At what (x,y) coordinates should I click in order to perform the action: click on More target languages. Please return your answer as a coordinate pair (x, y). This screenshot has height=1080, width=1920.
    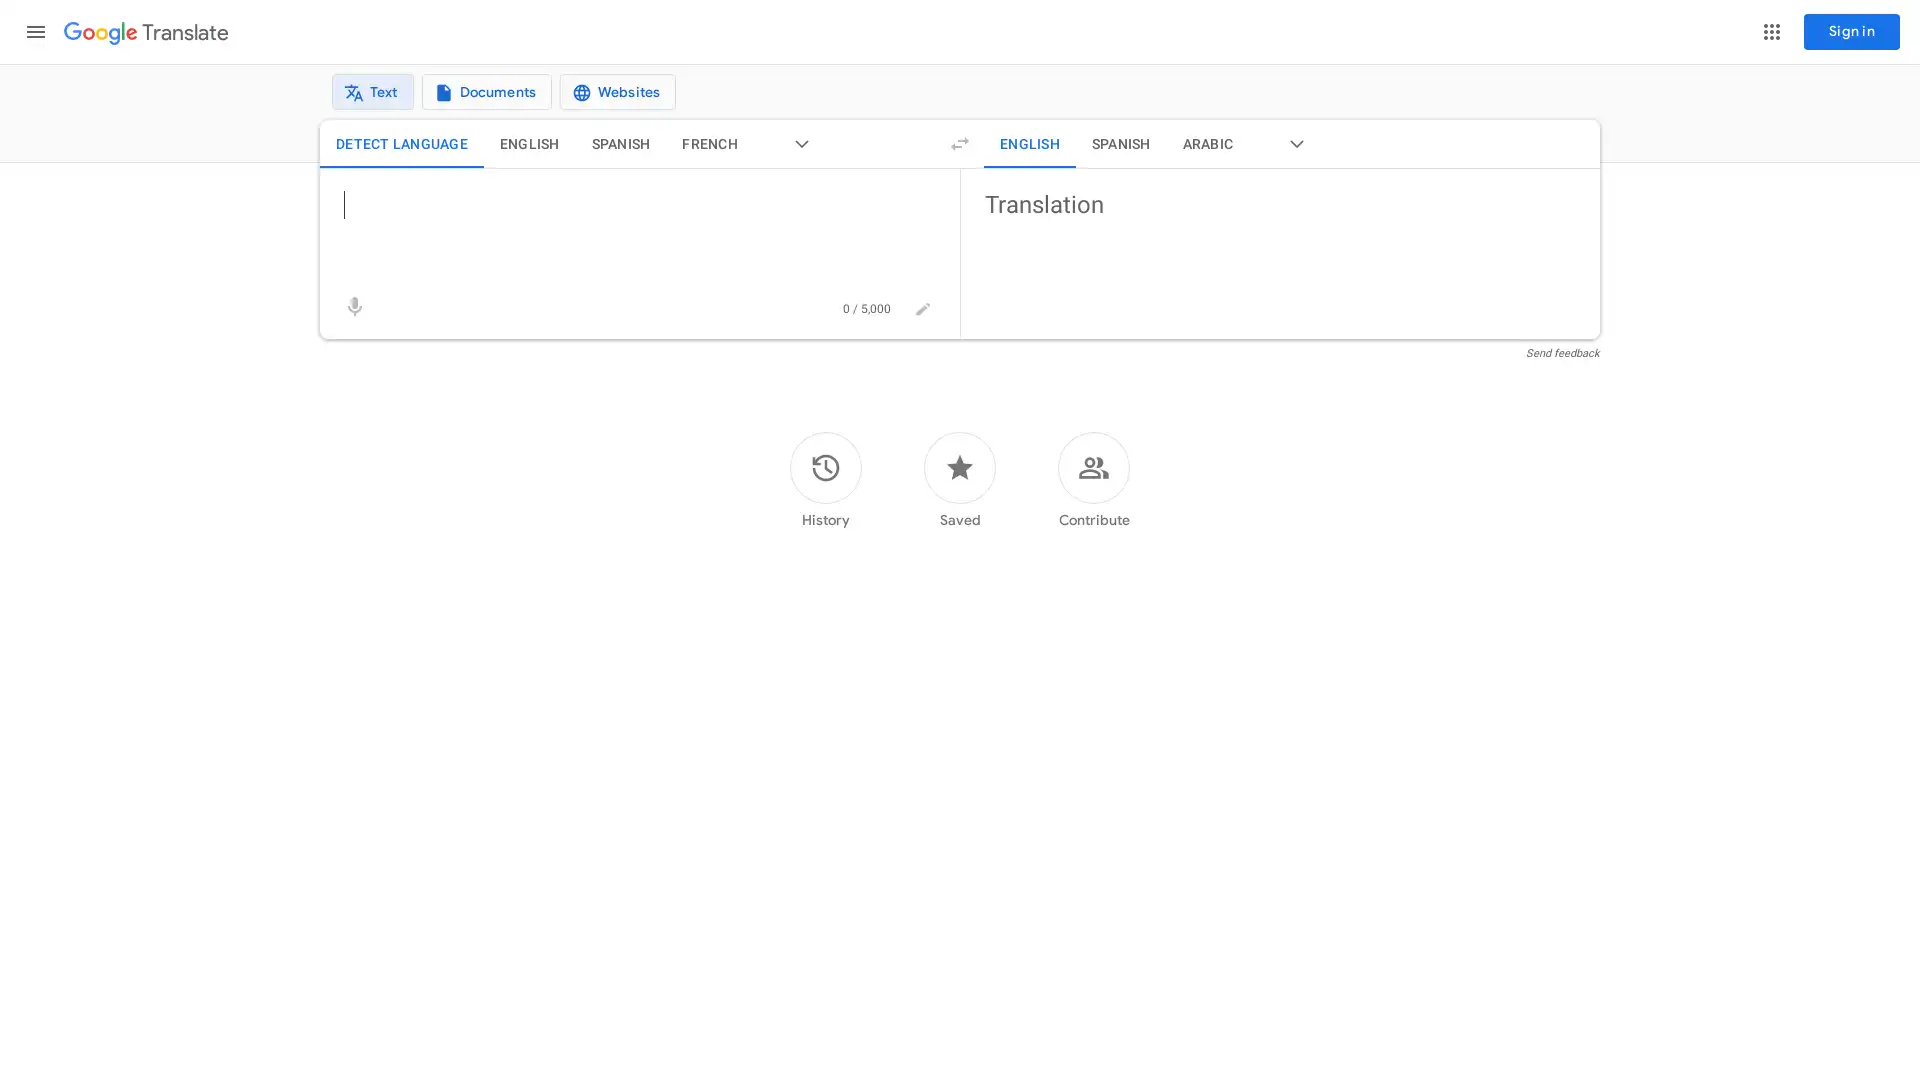
    Looking at the image, I should click on (1296, 154).